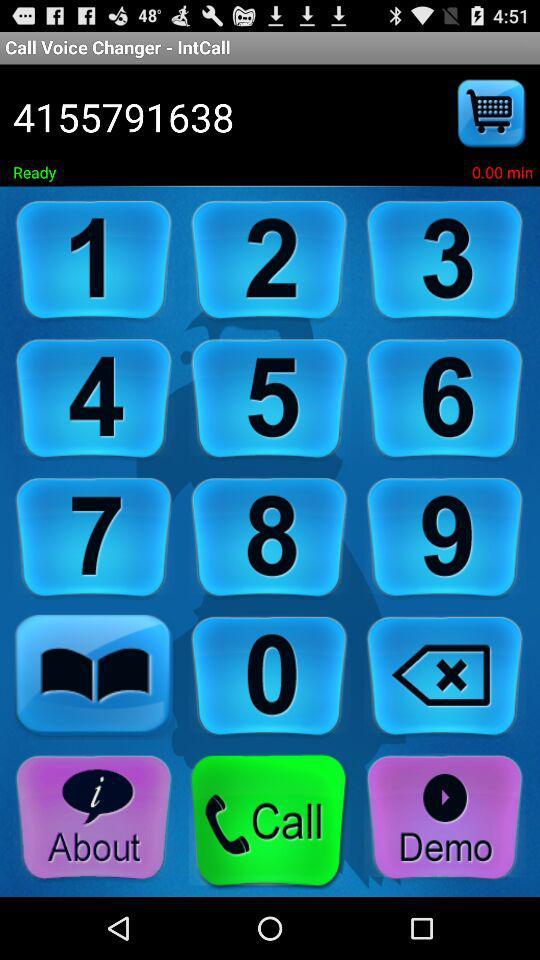 This screenshot has width=540, height=960. I want to click on display relevant information, so click(93, 818).